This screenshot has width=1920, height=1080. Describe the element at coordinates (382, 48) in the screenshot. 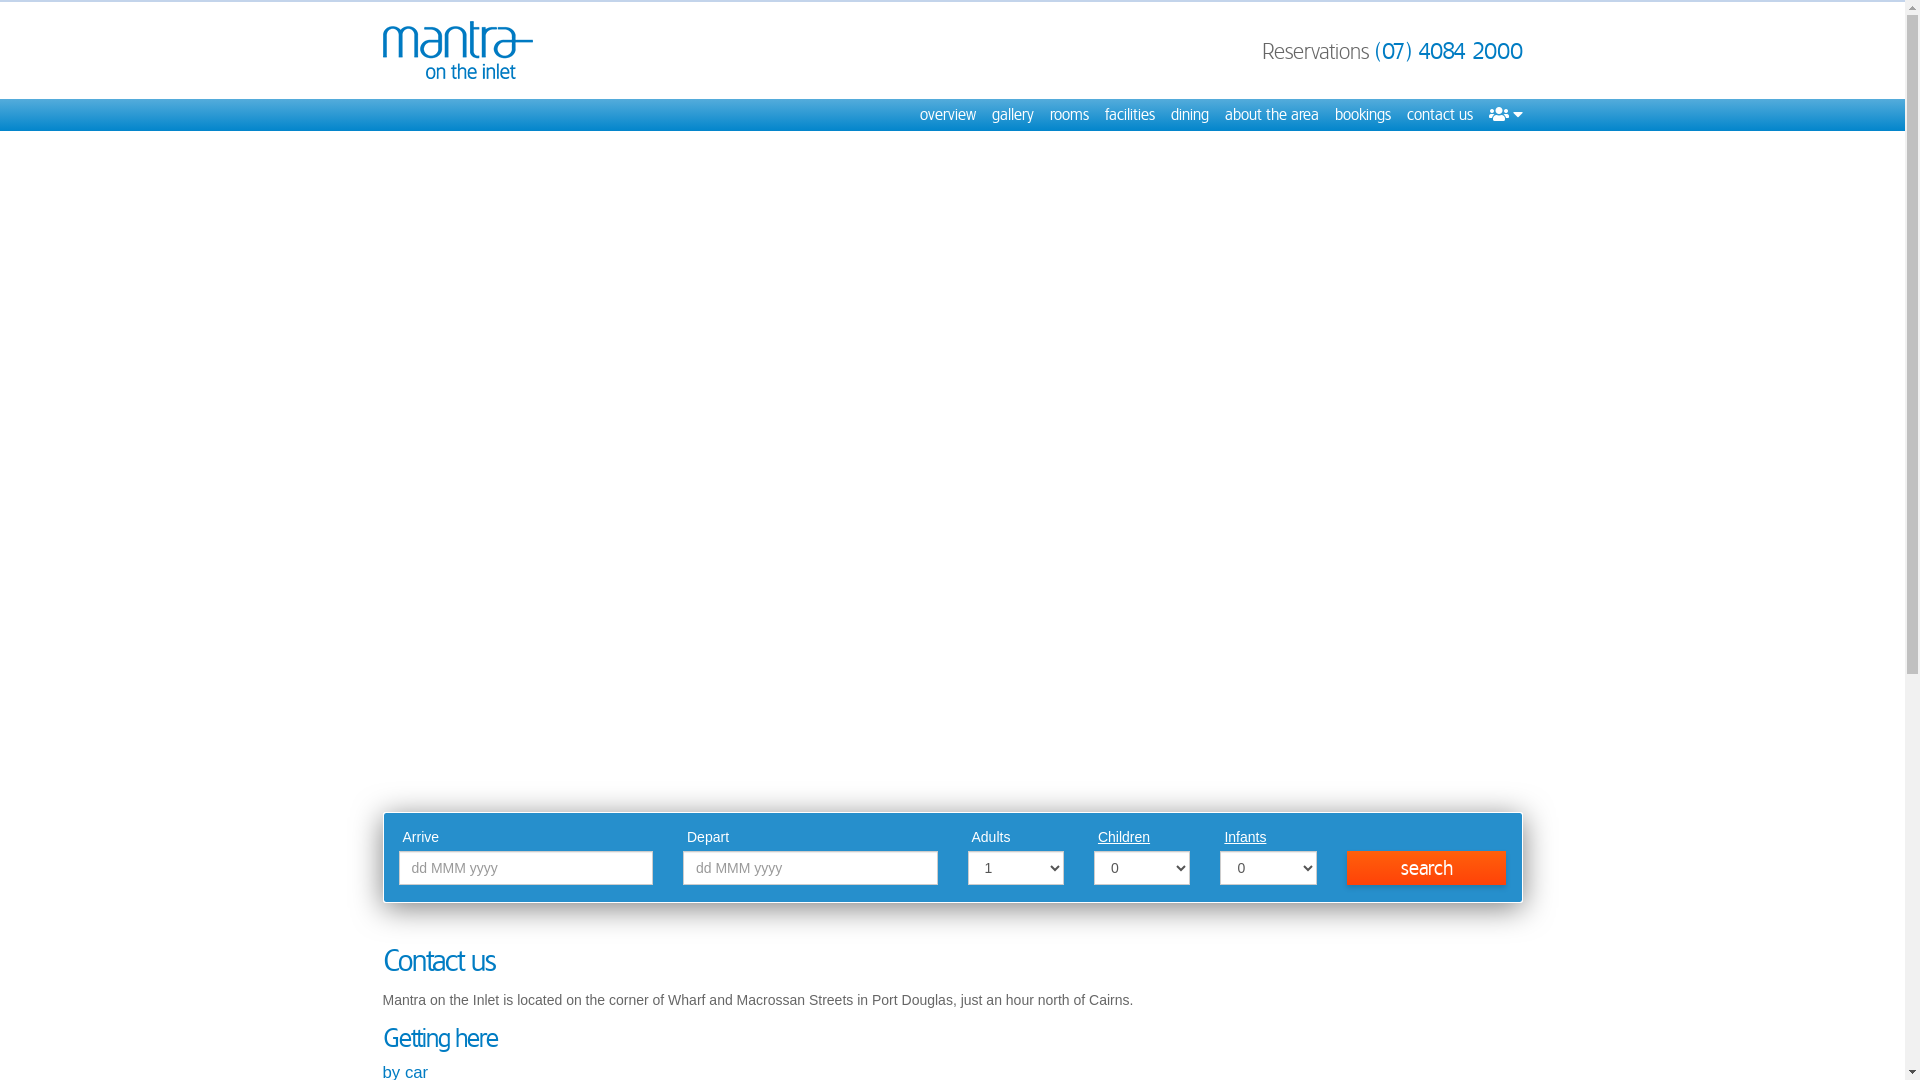

I see `'Mantra on the Inlet'` at that location.